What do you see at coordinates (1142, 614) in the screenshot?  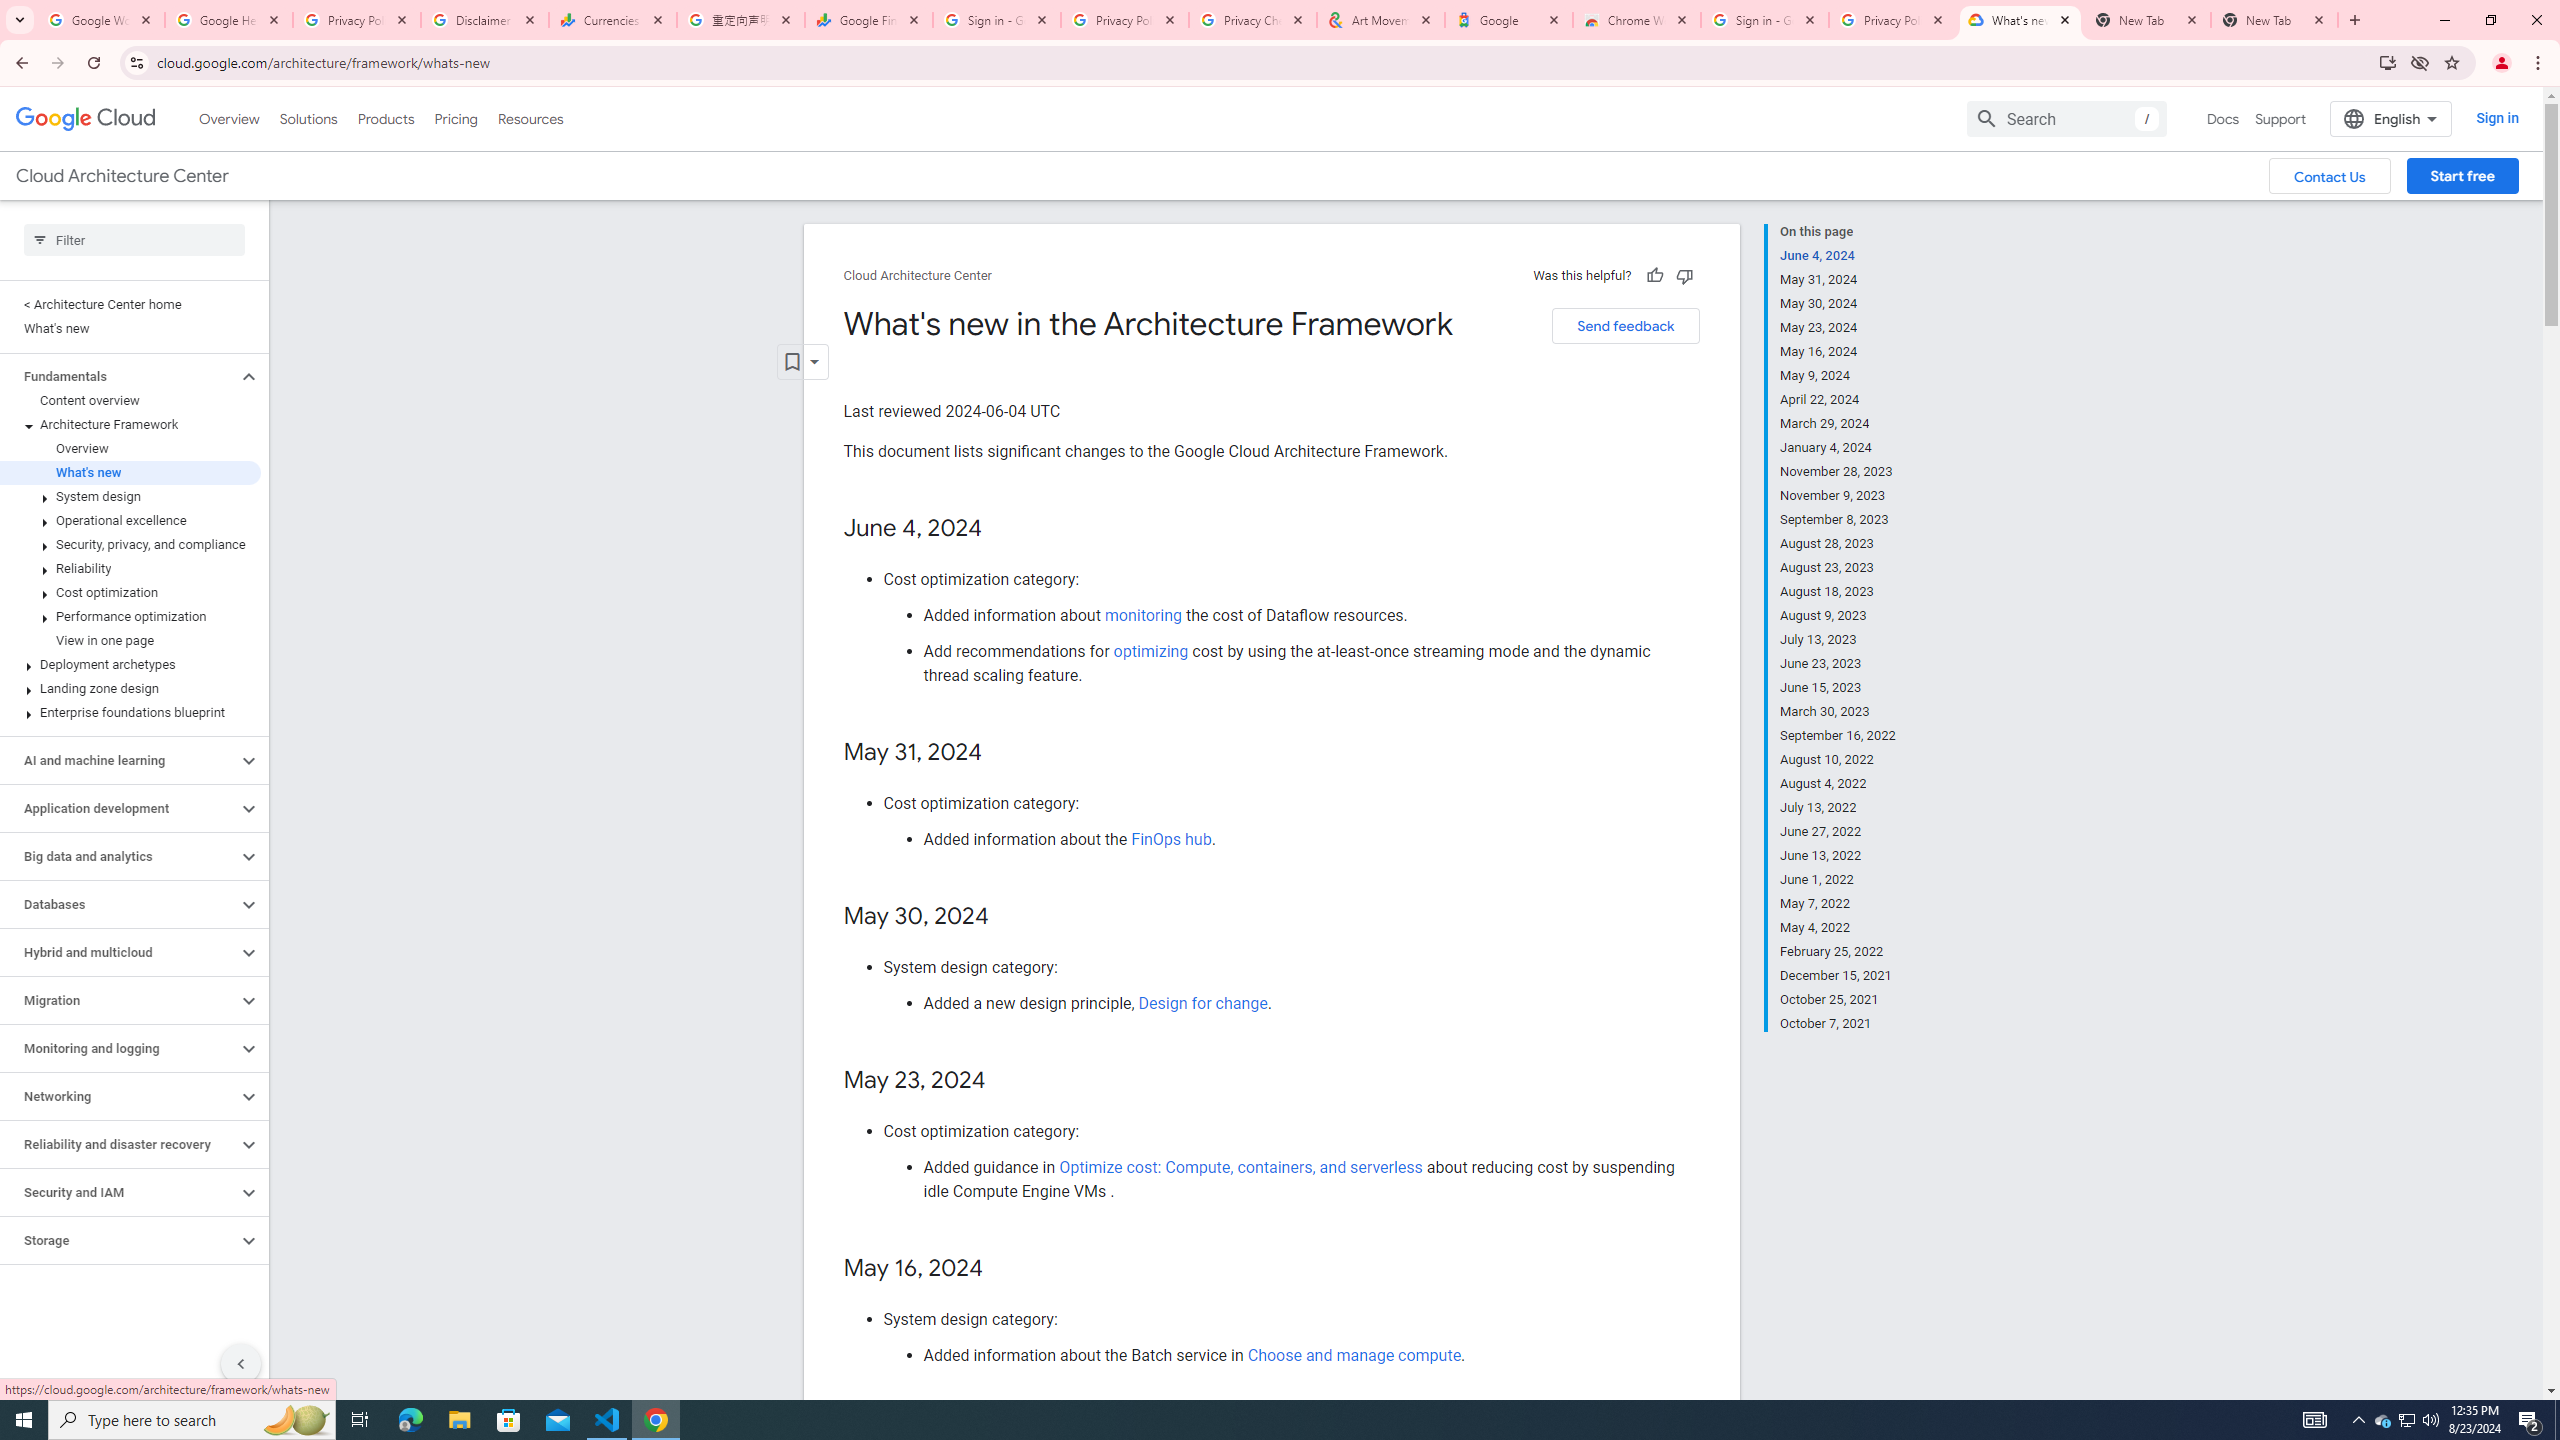 I see `'monitoring'` at bounding box center [1142, 614].